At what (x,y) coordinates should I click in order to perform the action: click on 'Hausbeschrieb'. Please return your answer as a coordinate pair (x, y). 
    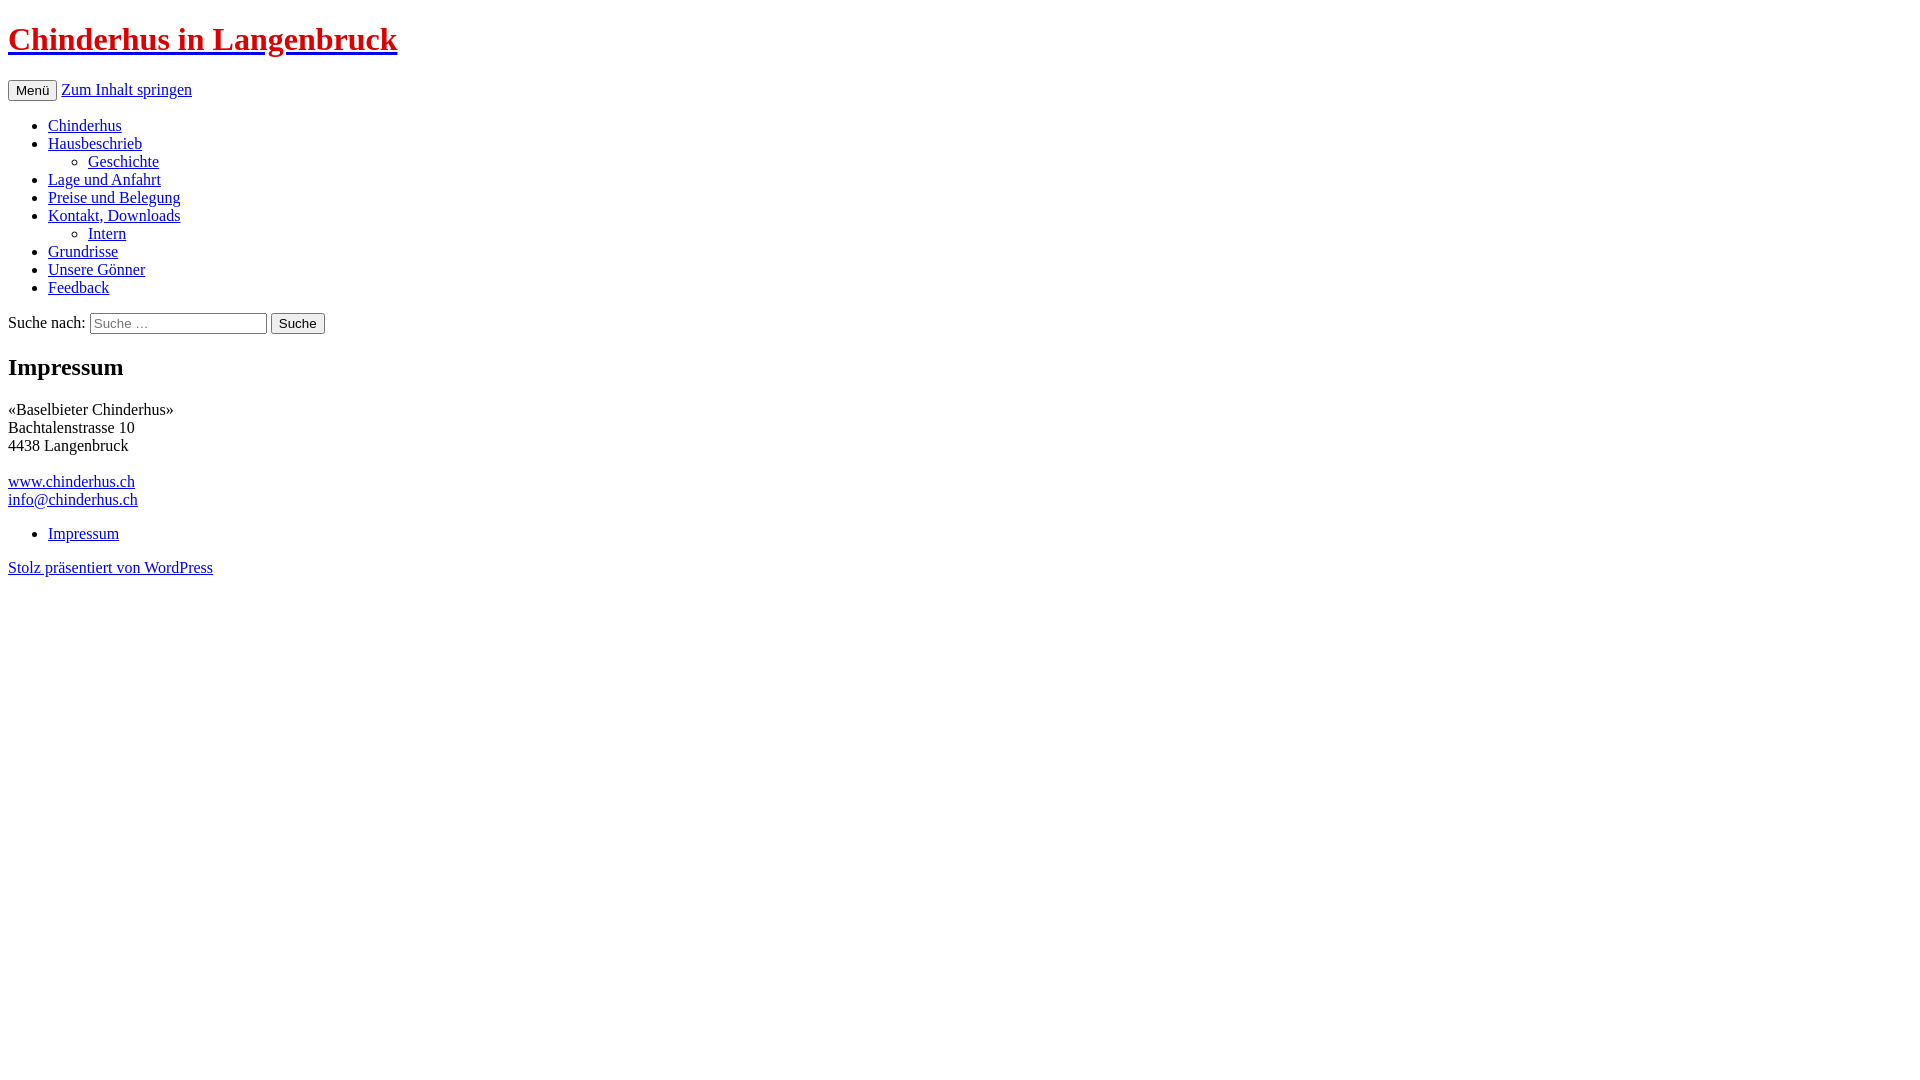
    Looking at the image, I should click on (94, 142).